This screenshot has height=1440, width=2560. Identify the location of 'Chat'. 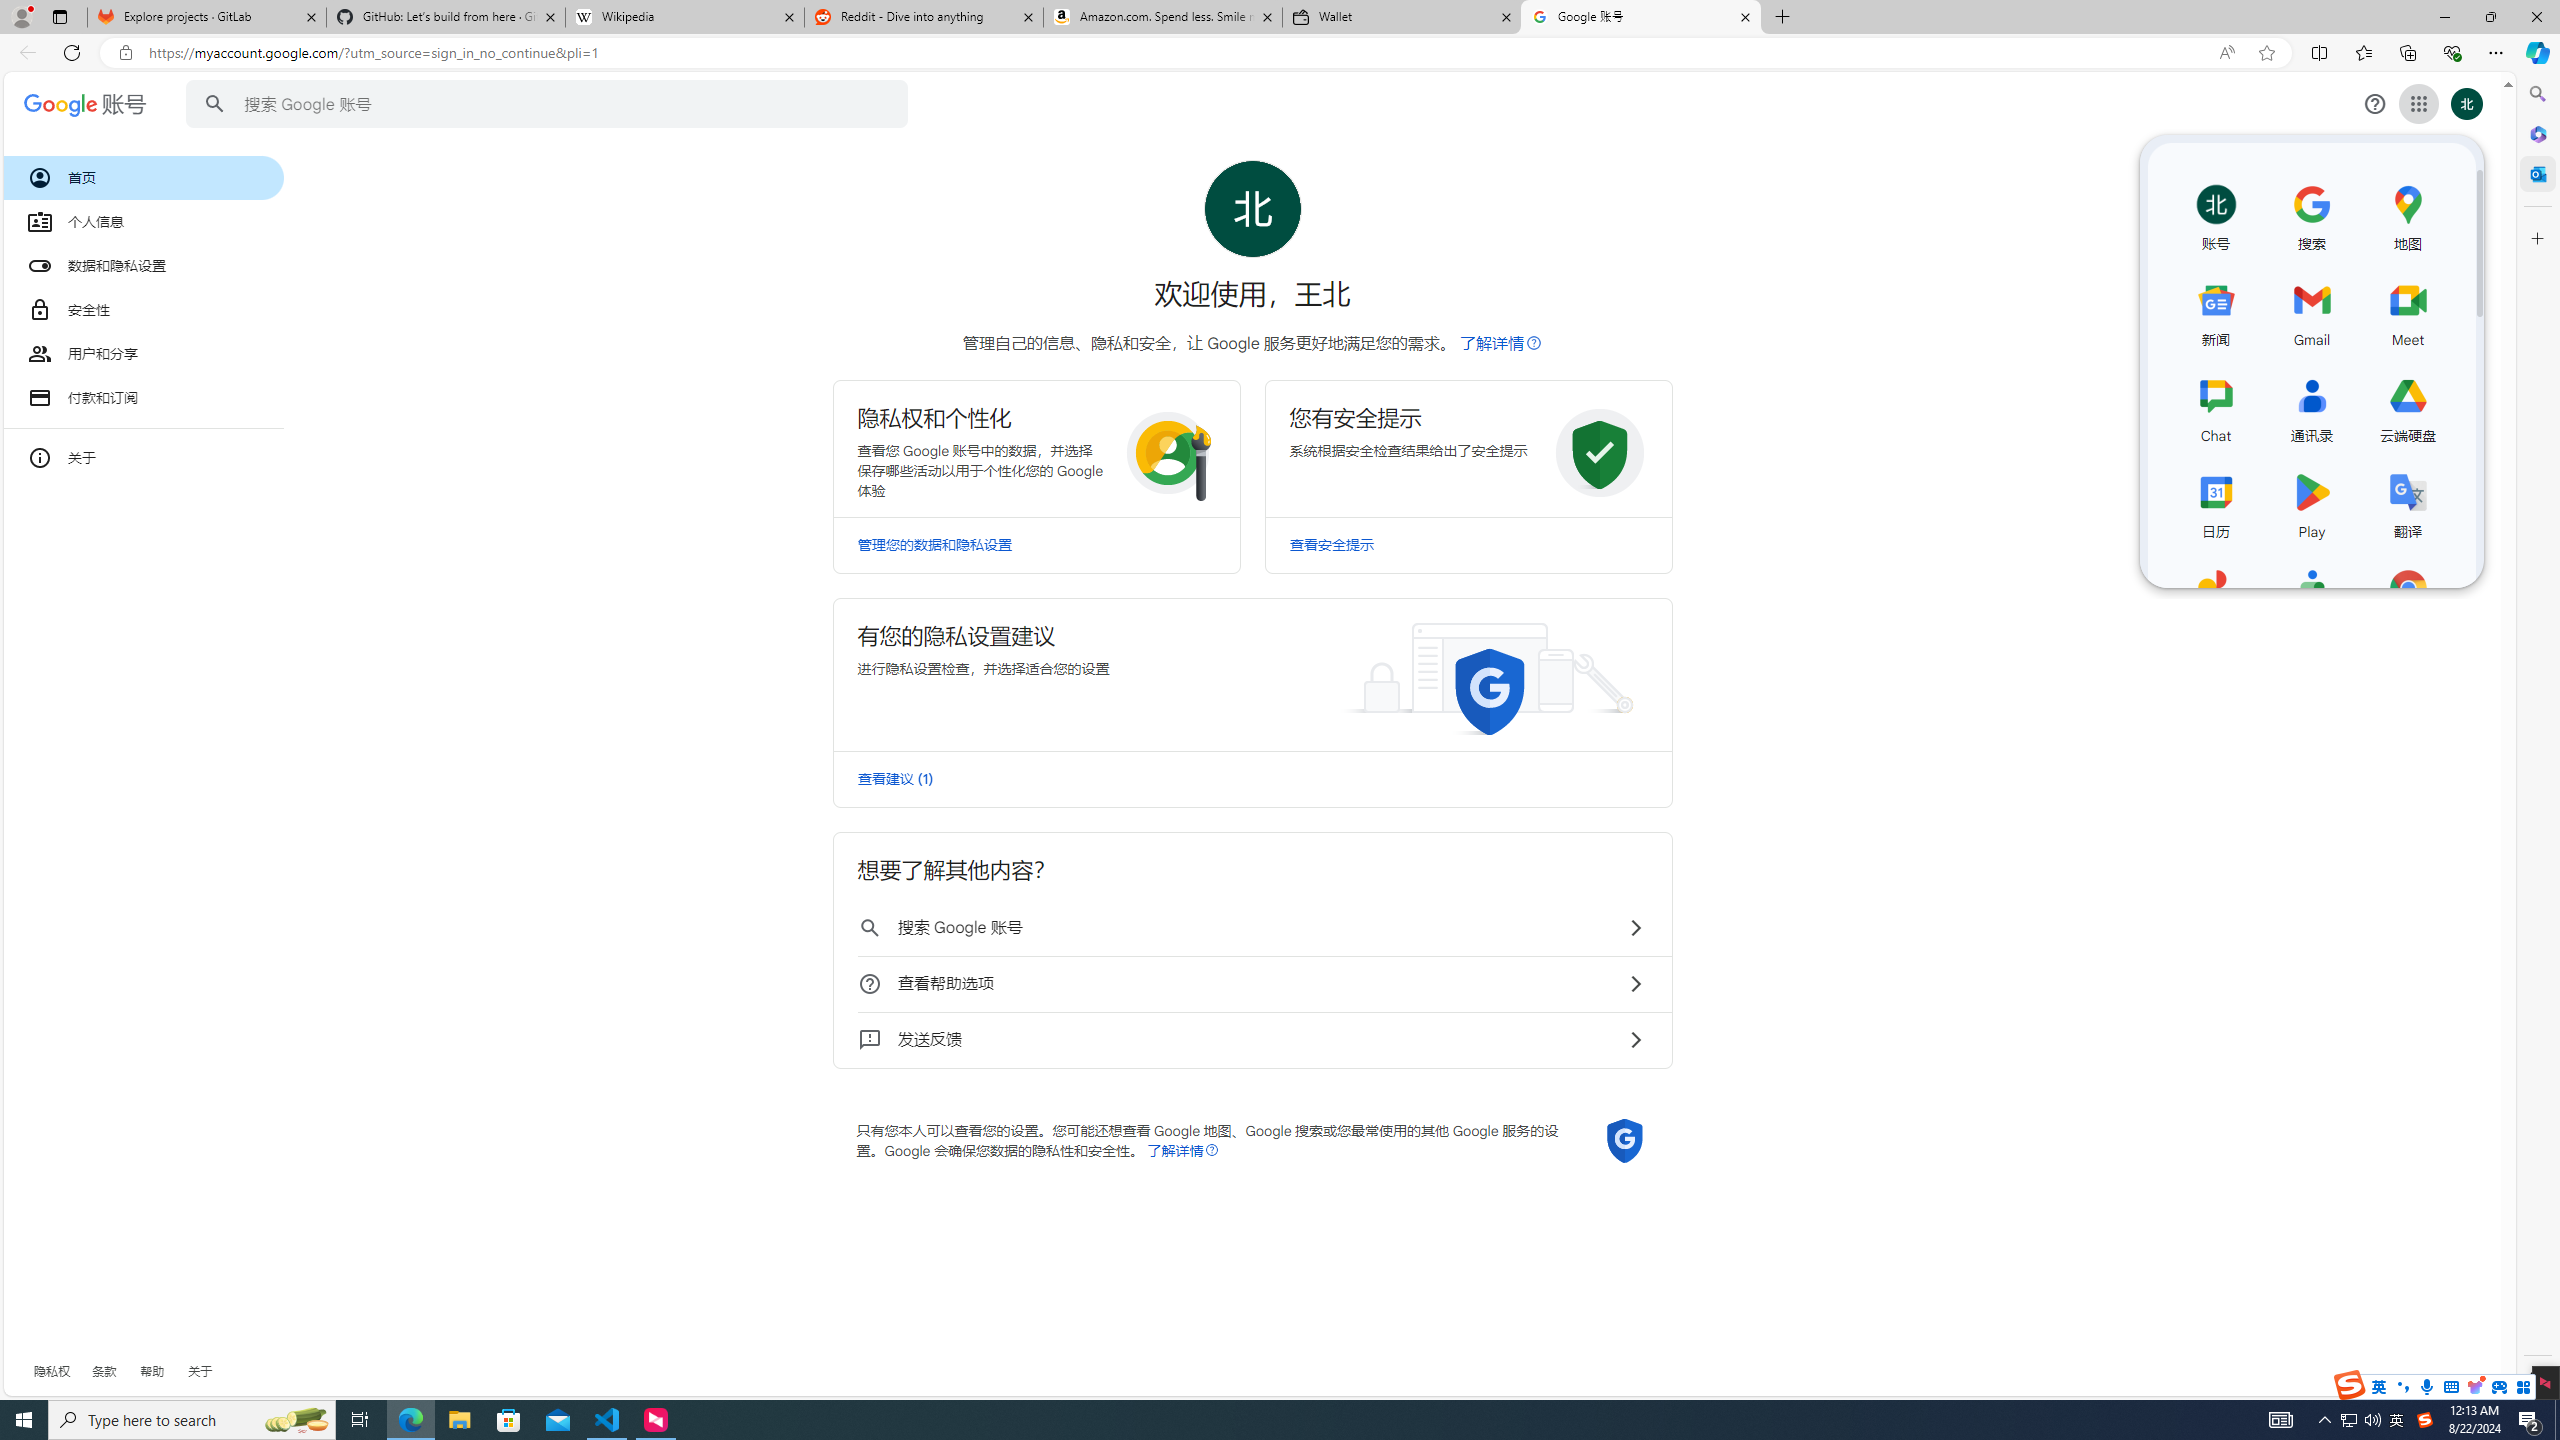
(2214, 405).